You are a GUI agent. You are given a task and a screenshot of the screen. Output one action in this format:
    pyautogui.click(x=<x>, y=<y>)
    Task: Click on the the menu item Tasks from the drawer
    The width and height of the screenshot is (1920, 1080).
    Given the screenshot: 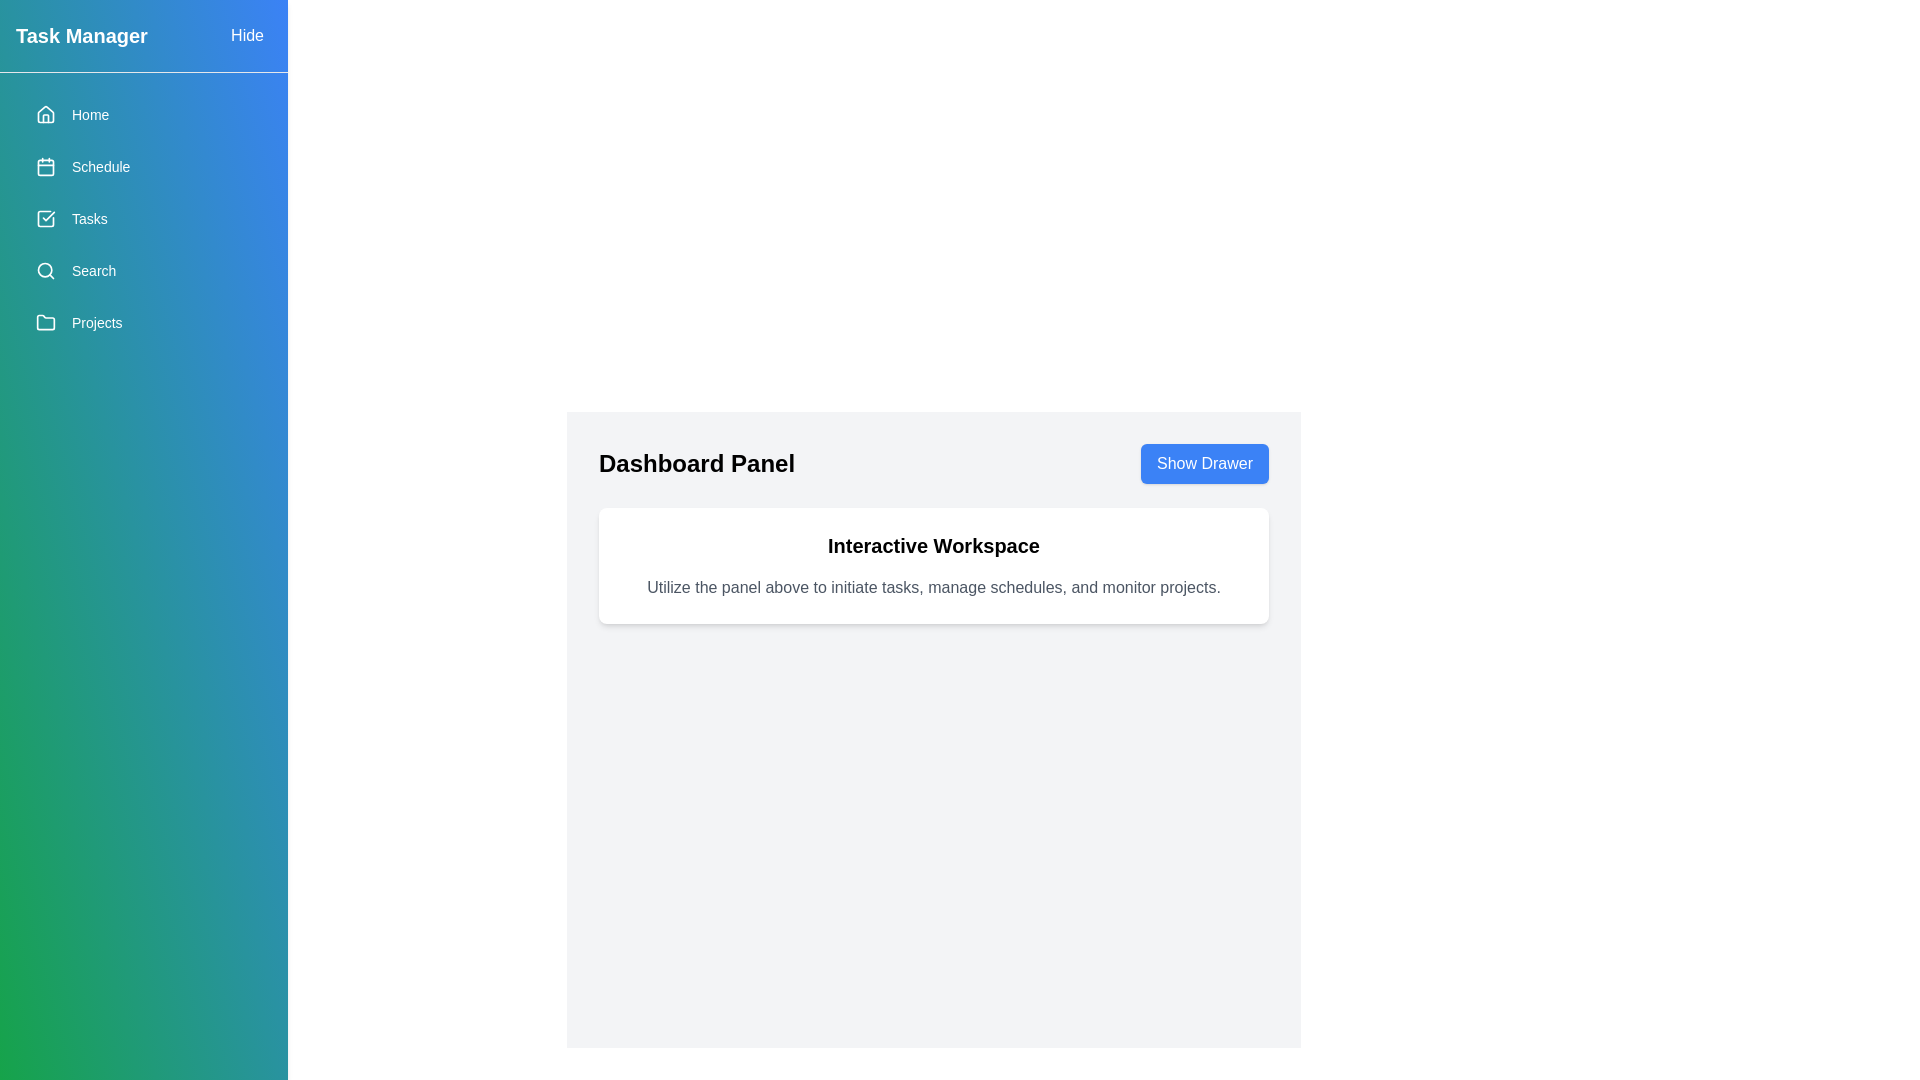 What is the action you would take?
    pyautogui.click(x=143, y=219)
    